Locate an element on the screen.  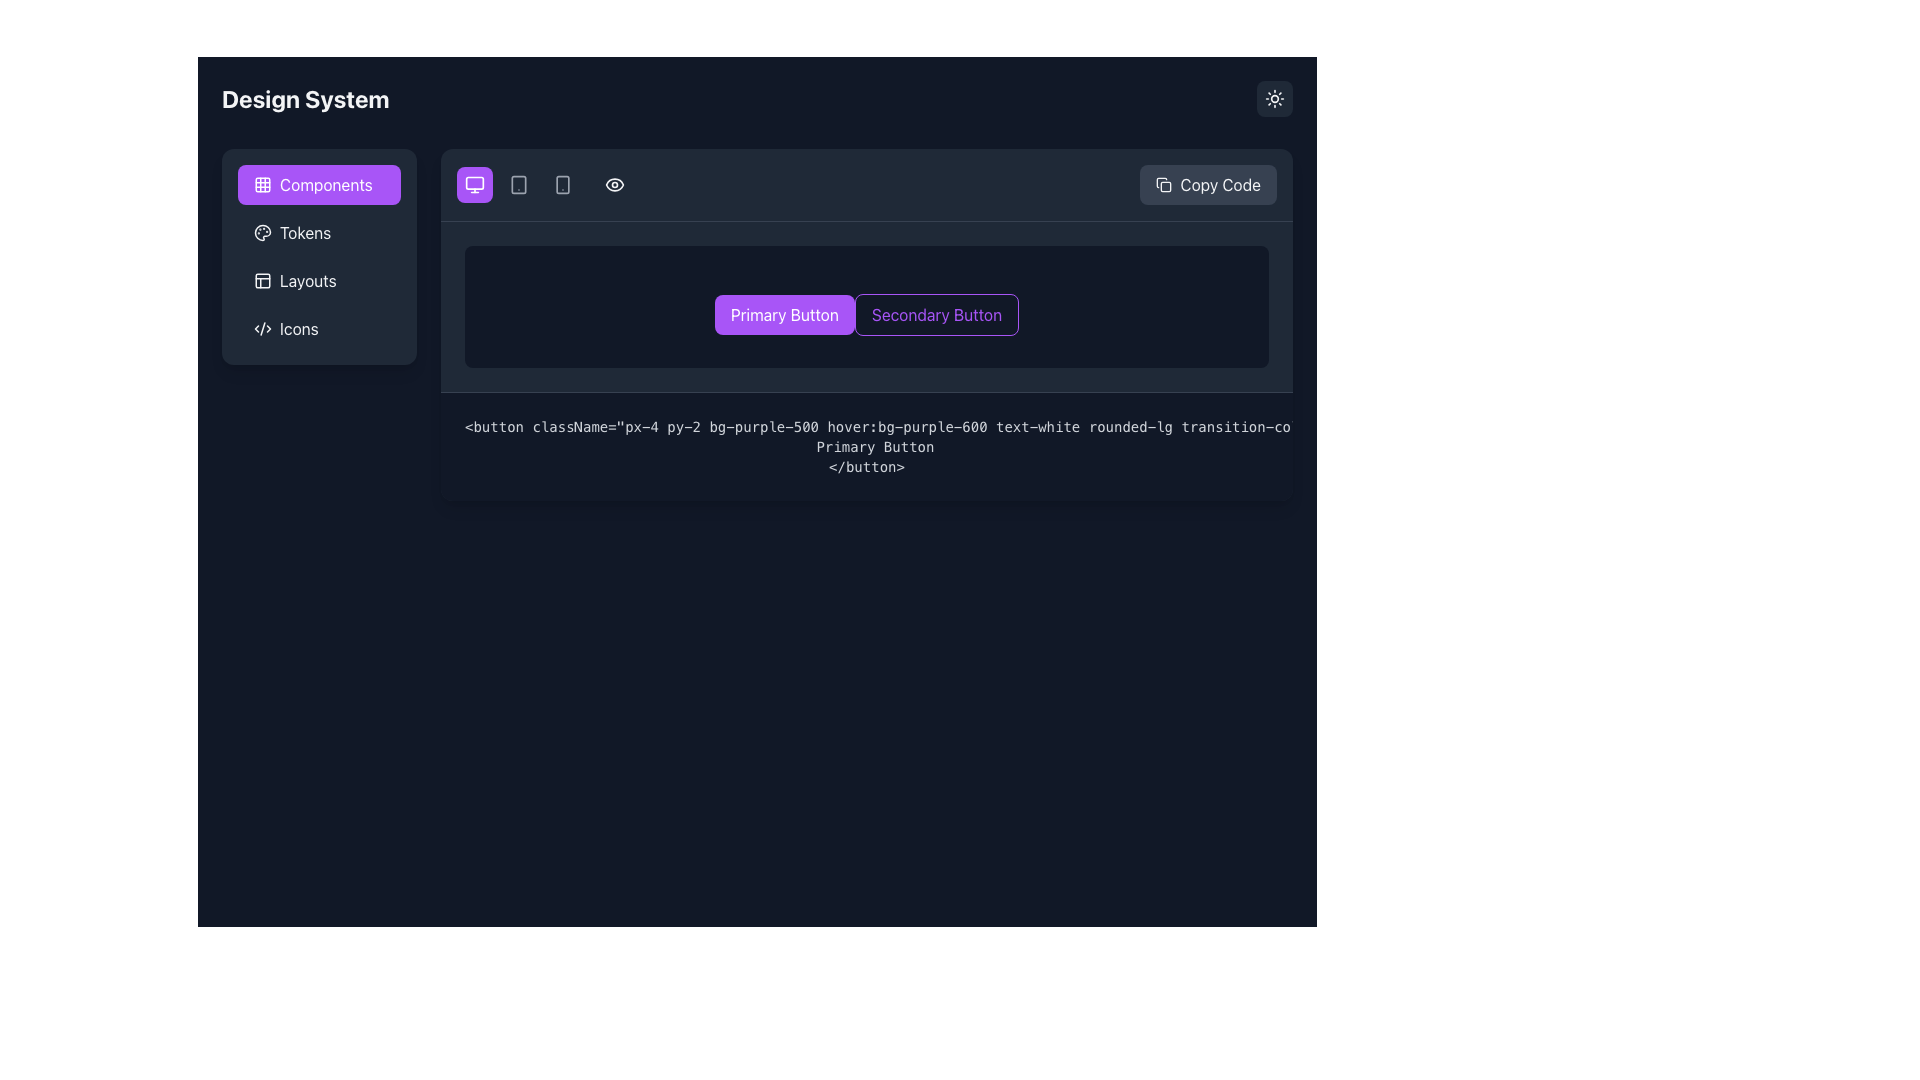
the 'Components' button, a prominent rectangular button with rounded corners, styled in purple with white text and a grid icon, located at the top of the sidebar list is located at coordinates (318, 185).